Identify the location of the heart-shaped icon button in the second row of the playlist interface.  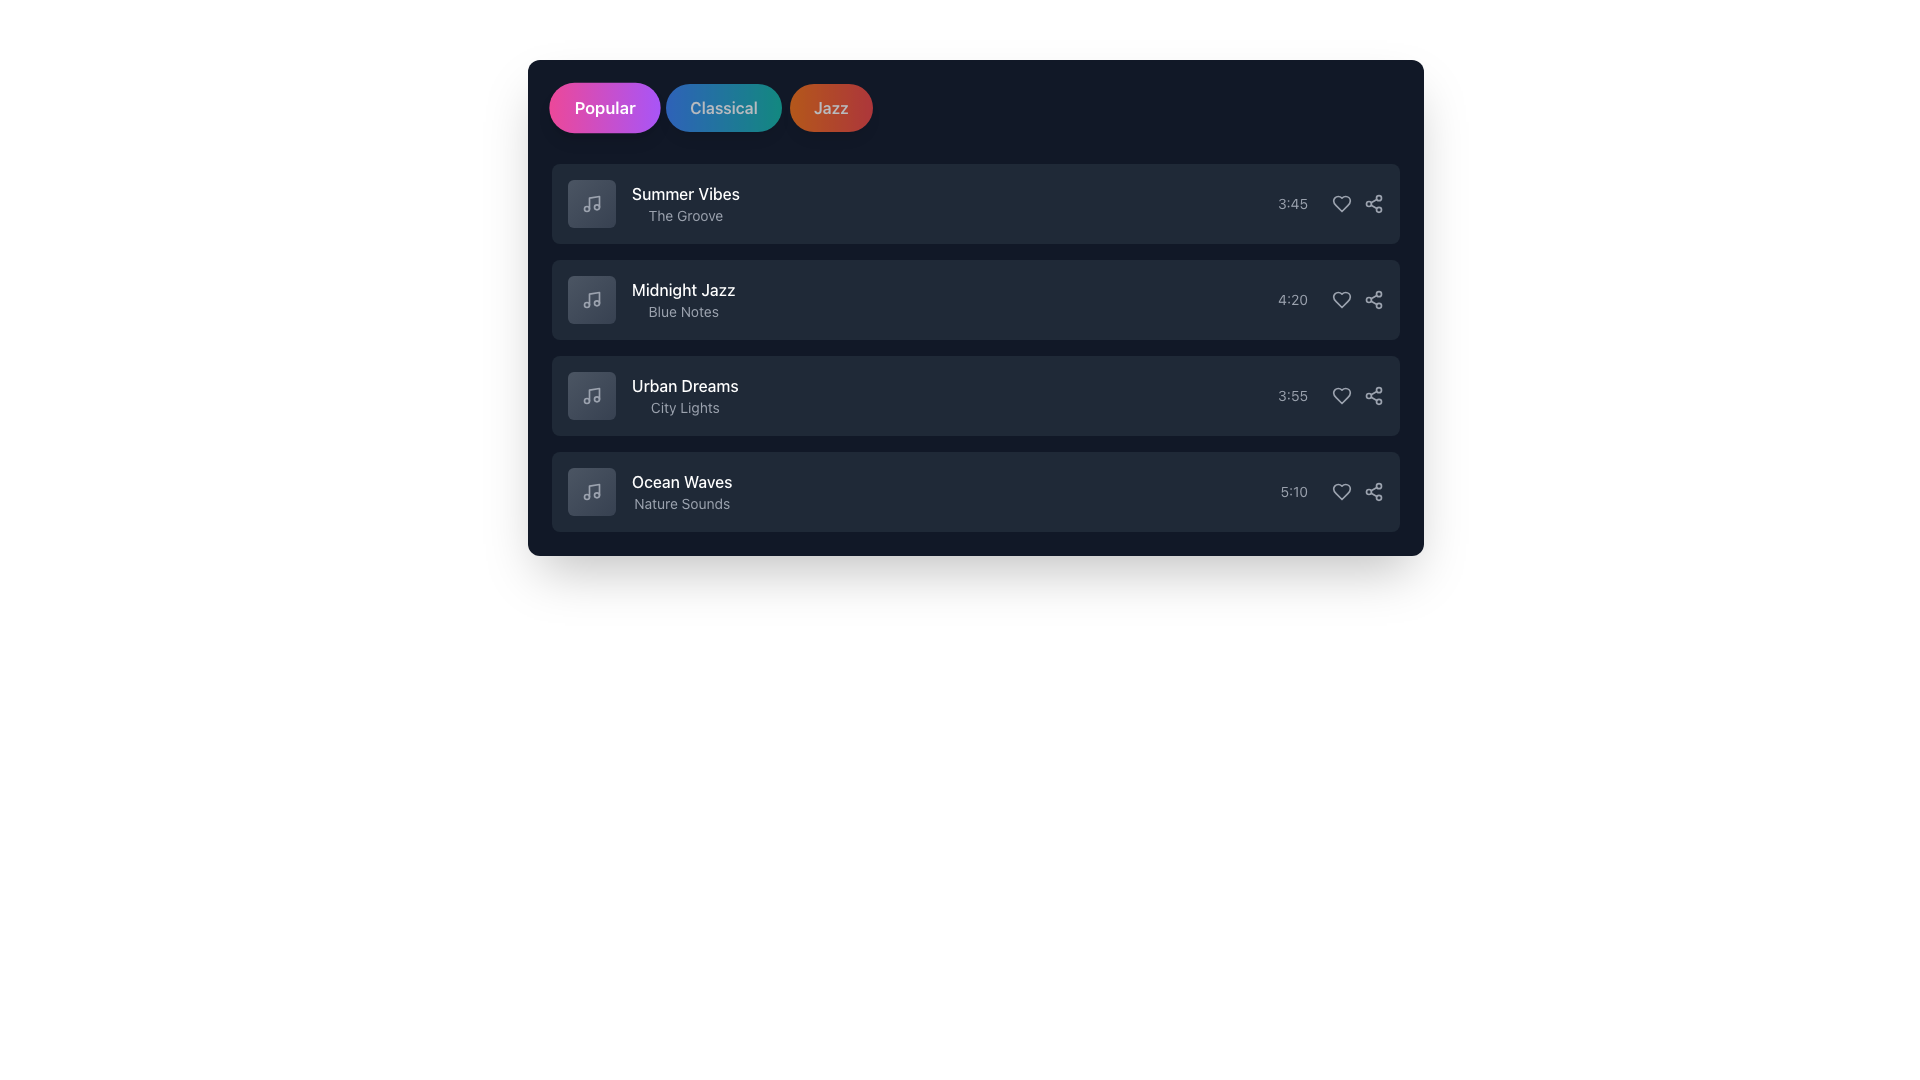
(1342, 300).